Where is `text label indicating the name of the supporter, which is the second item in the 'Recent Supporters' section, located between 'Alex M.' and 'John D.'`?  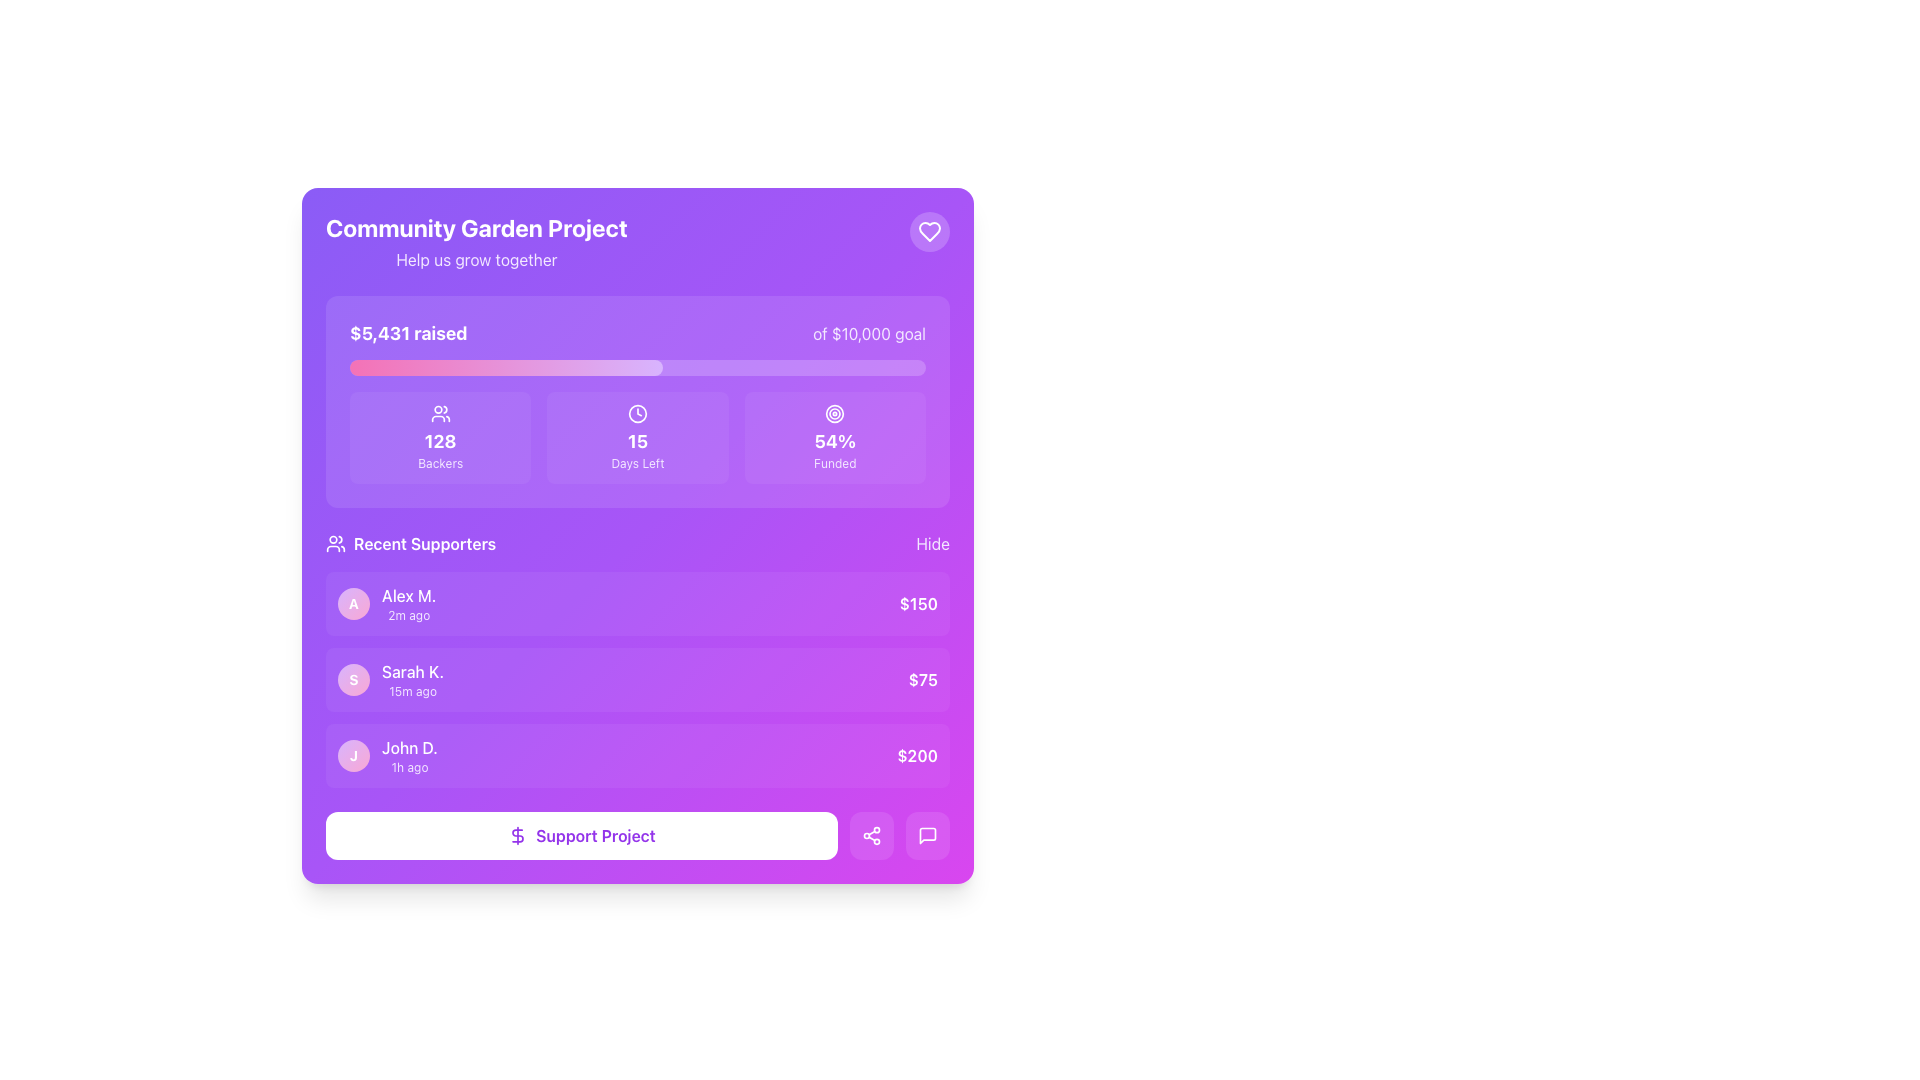
text label indicating the name of the supporter, which is the second item in the 'Recent Supporters' section, located between 'Alex M.' and 'John D.' is located at coordinates (411, 671).